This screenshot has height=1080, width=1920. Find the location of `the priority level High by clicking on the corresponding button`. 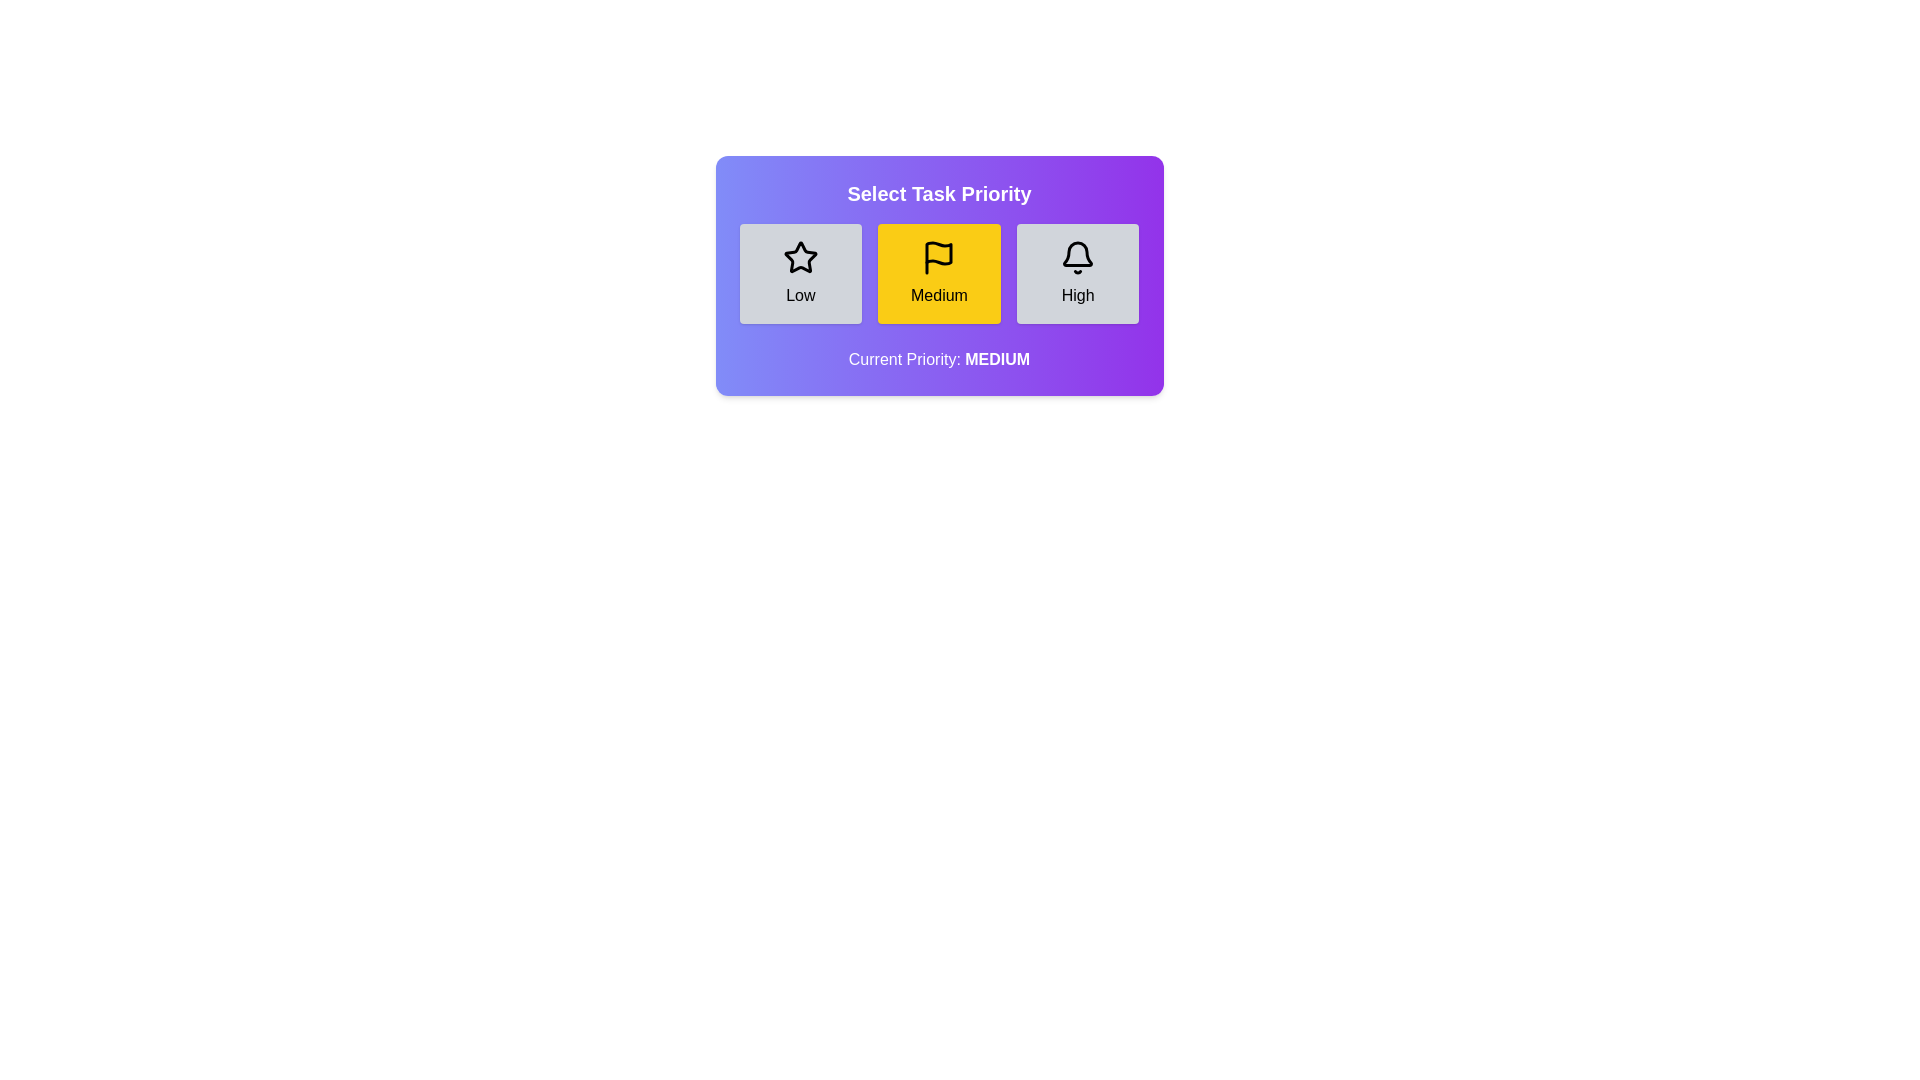

the priority level High by clicking on the corresponding button is located at coordinates (1077, 273).